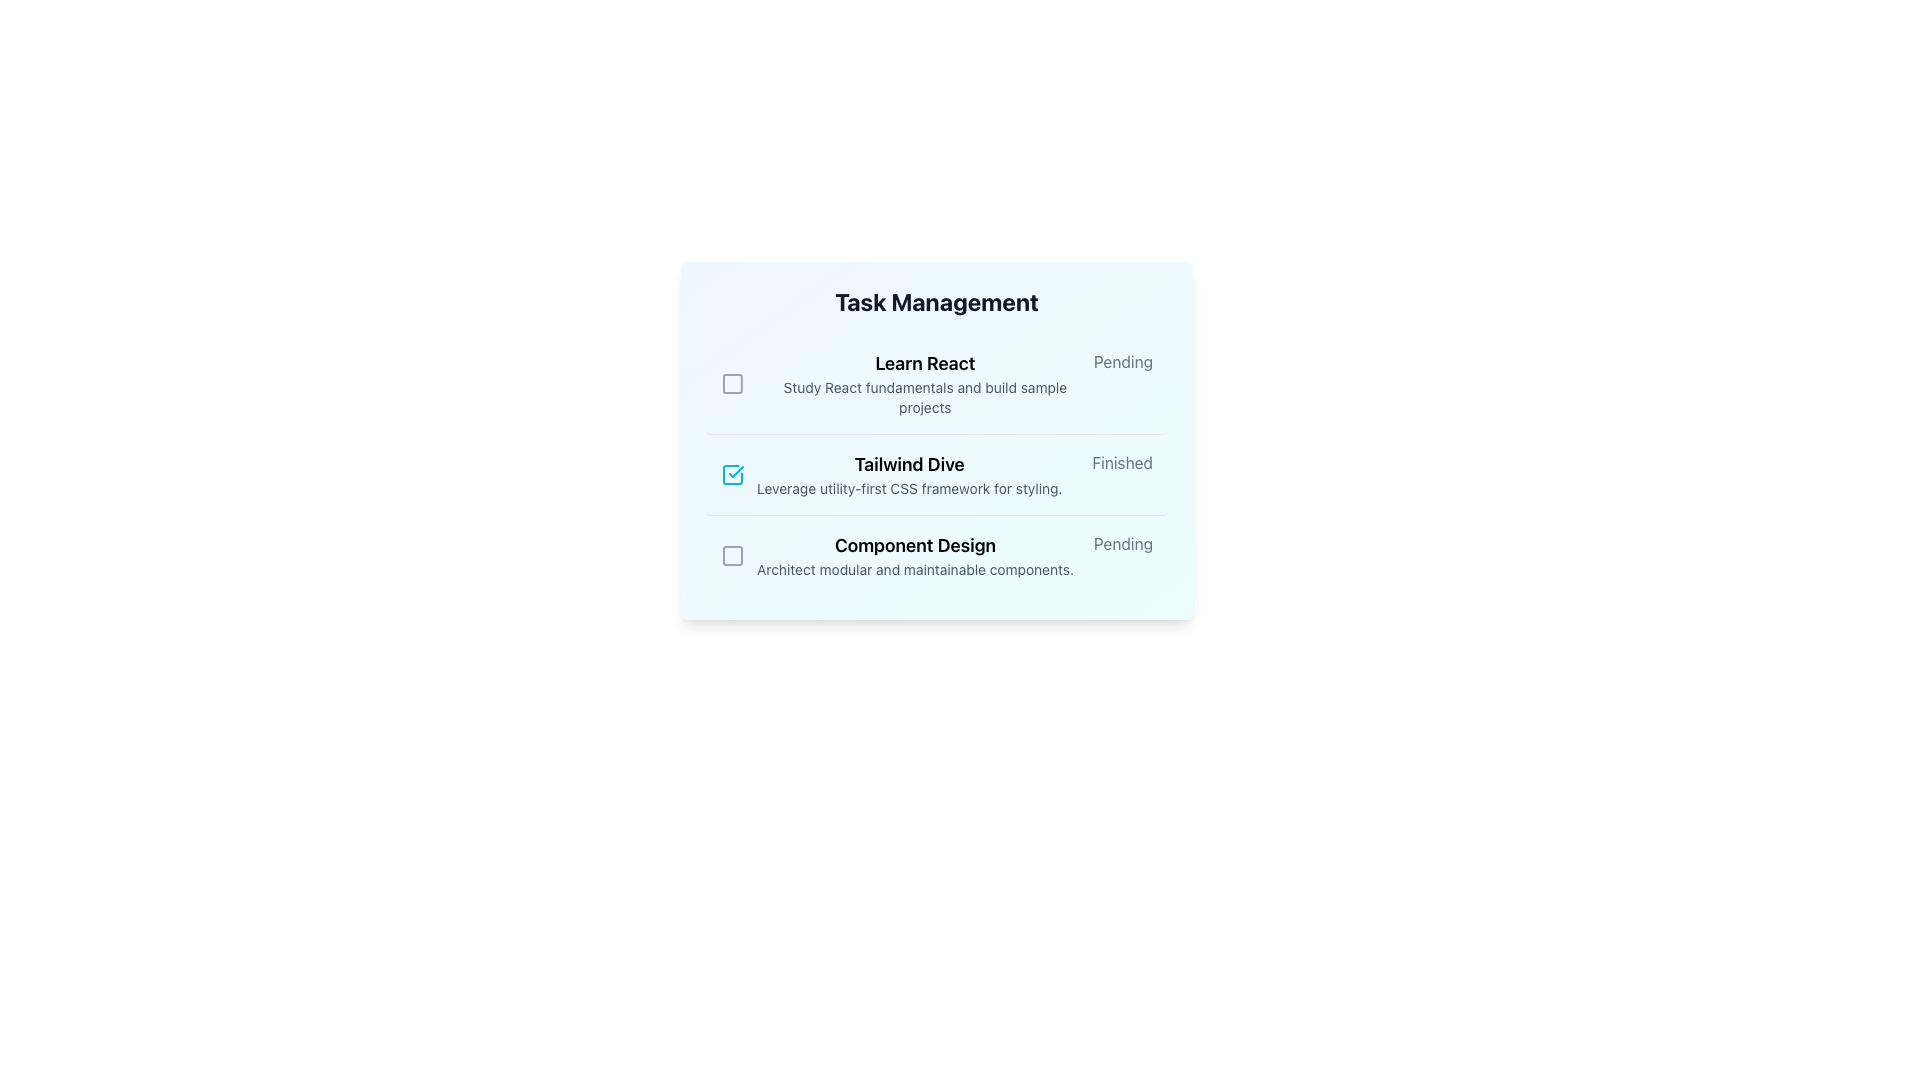  I want to click on the title text of the third listed item in the 'Task Management' card for reading, so click(914, 546).